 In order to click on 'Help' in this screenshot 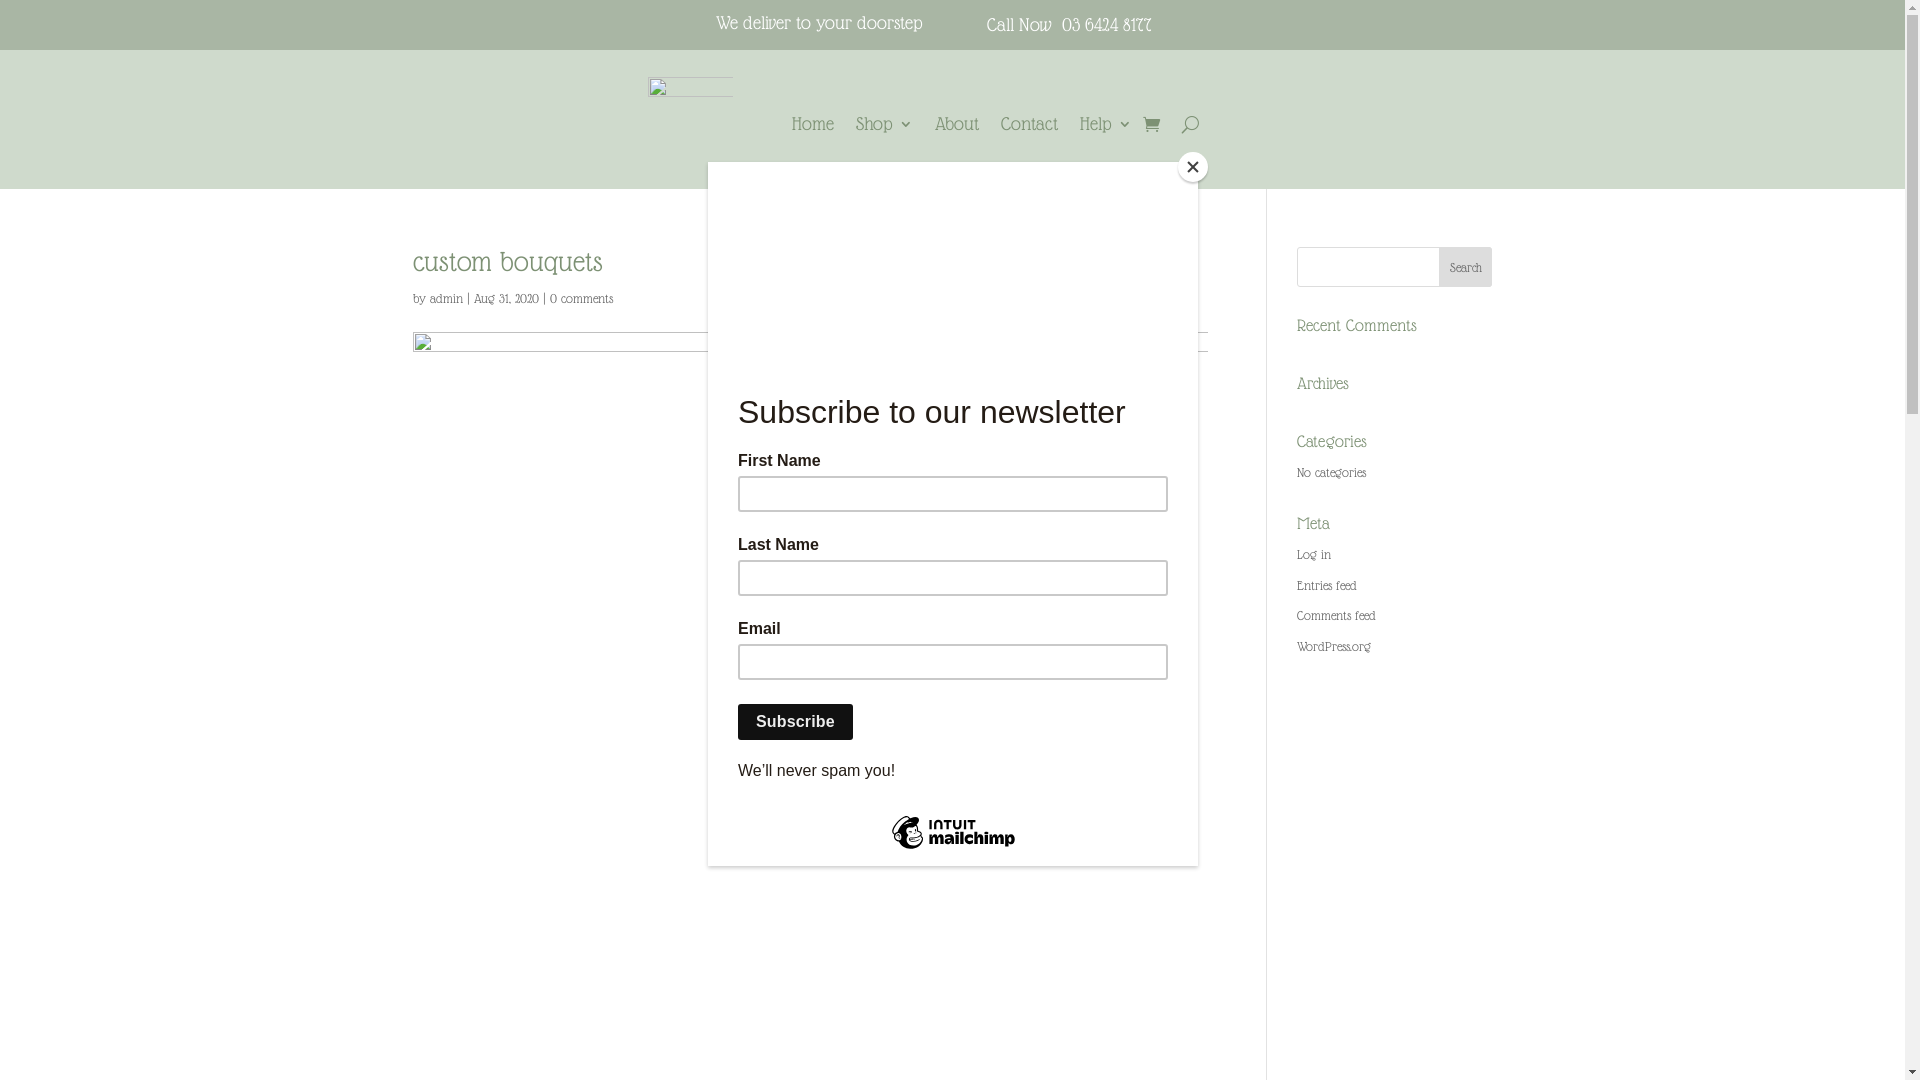, I will do `click(1079, 127)`.